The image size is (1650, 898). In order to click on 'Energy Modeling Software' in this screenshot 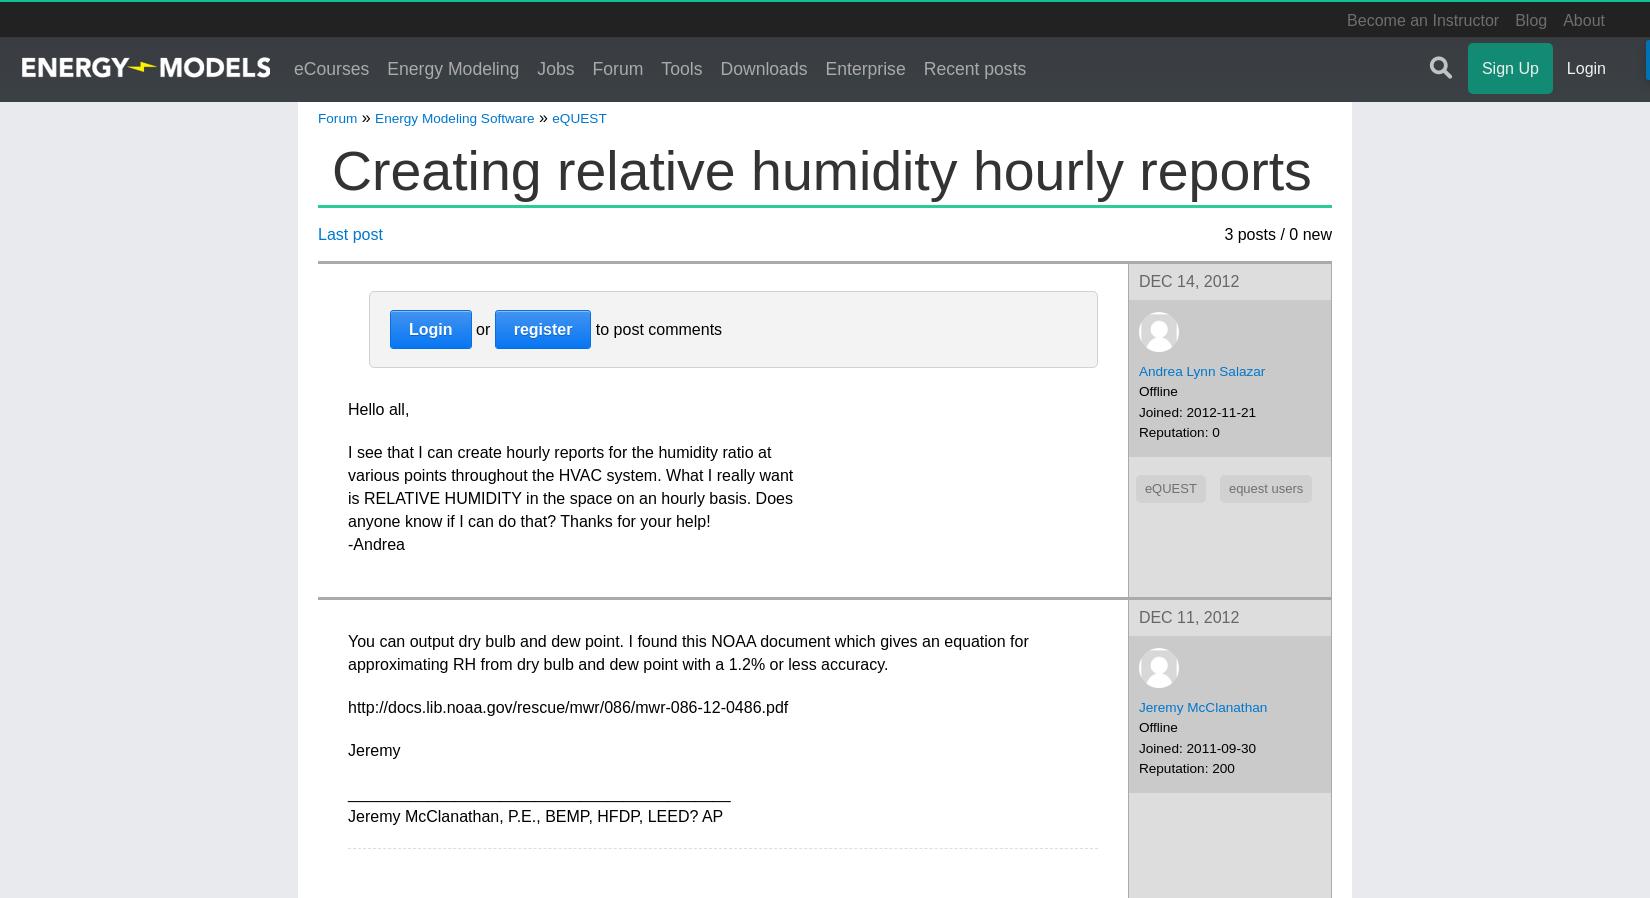, I will do `click(453, 116)`.